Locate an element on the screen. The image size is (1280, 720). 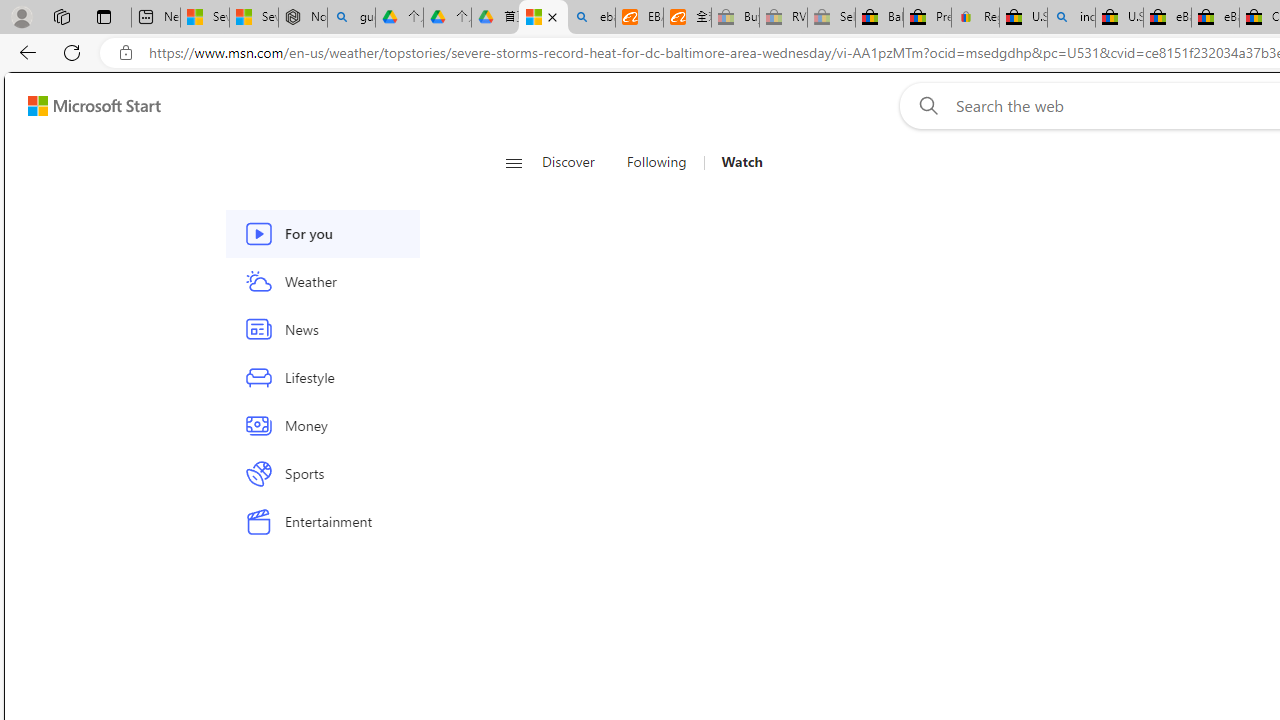
'Baby Keepsakes & Announcements for sale | eBay' is located at coordinates (879, 17).